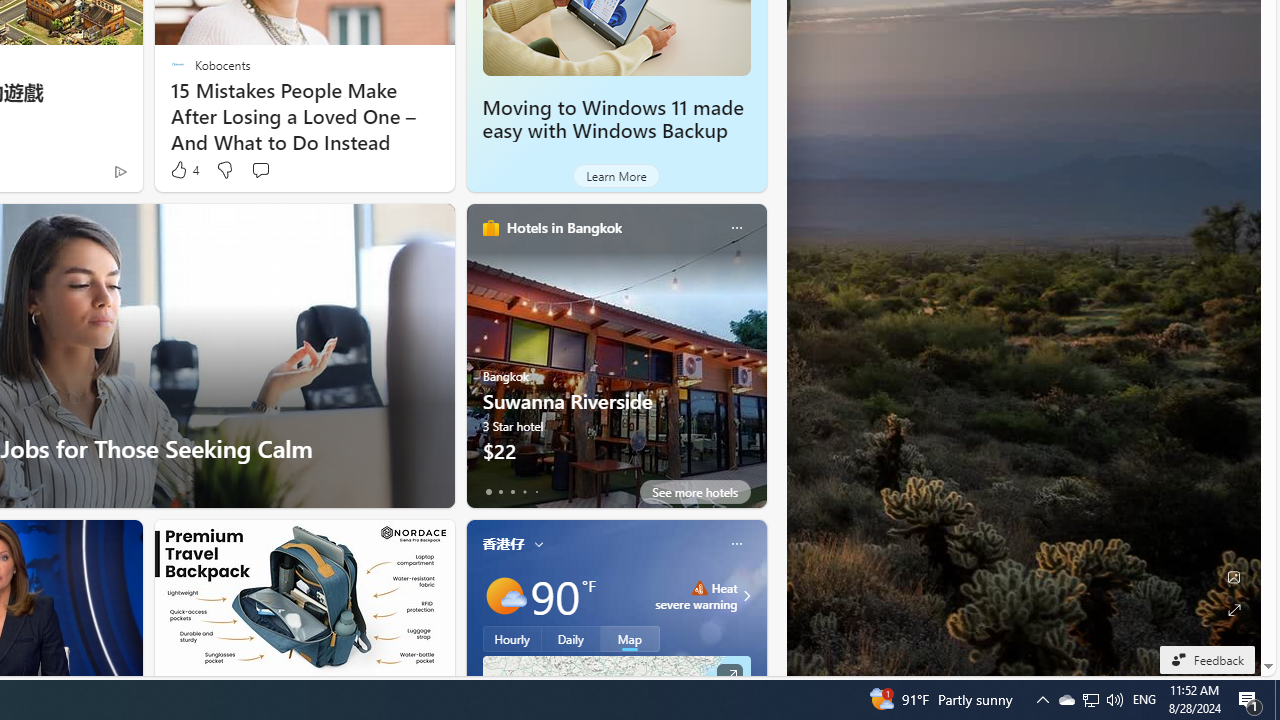 The width and height of the screenshot is (1280, 720). What do you see at coordinates (696, 595) in the screenshot?
I see `'Heat - Severe Heat severe warning'` at bounding box center [696, 595].